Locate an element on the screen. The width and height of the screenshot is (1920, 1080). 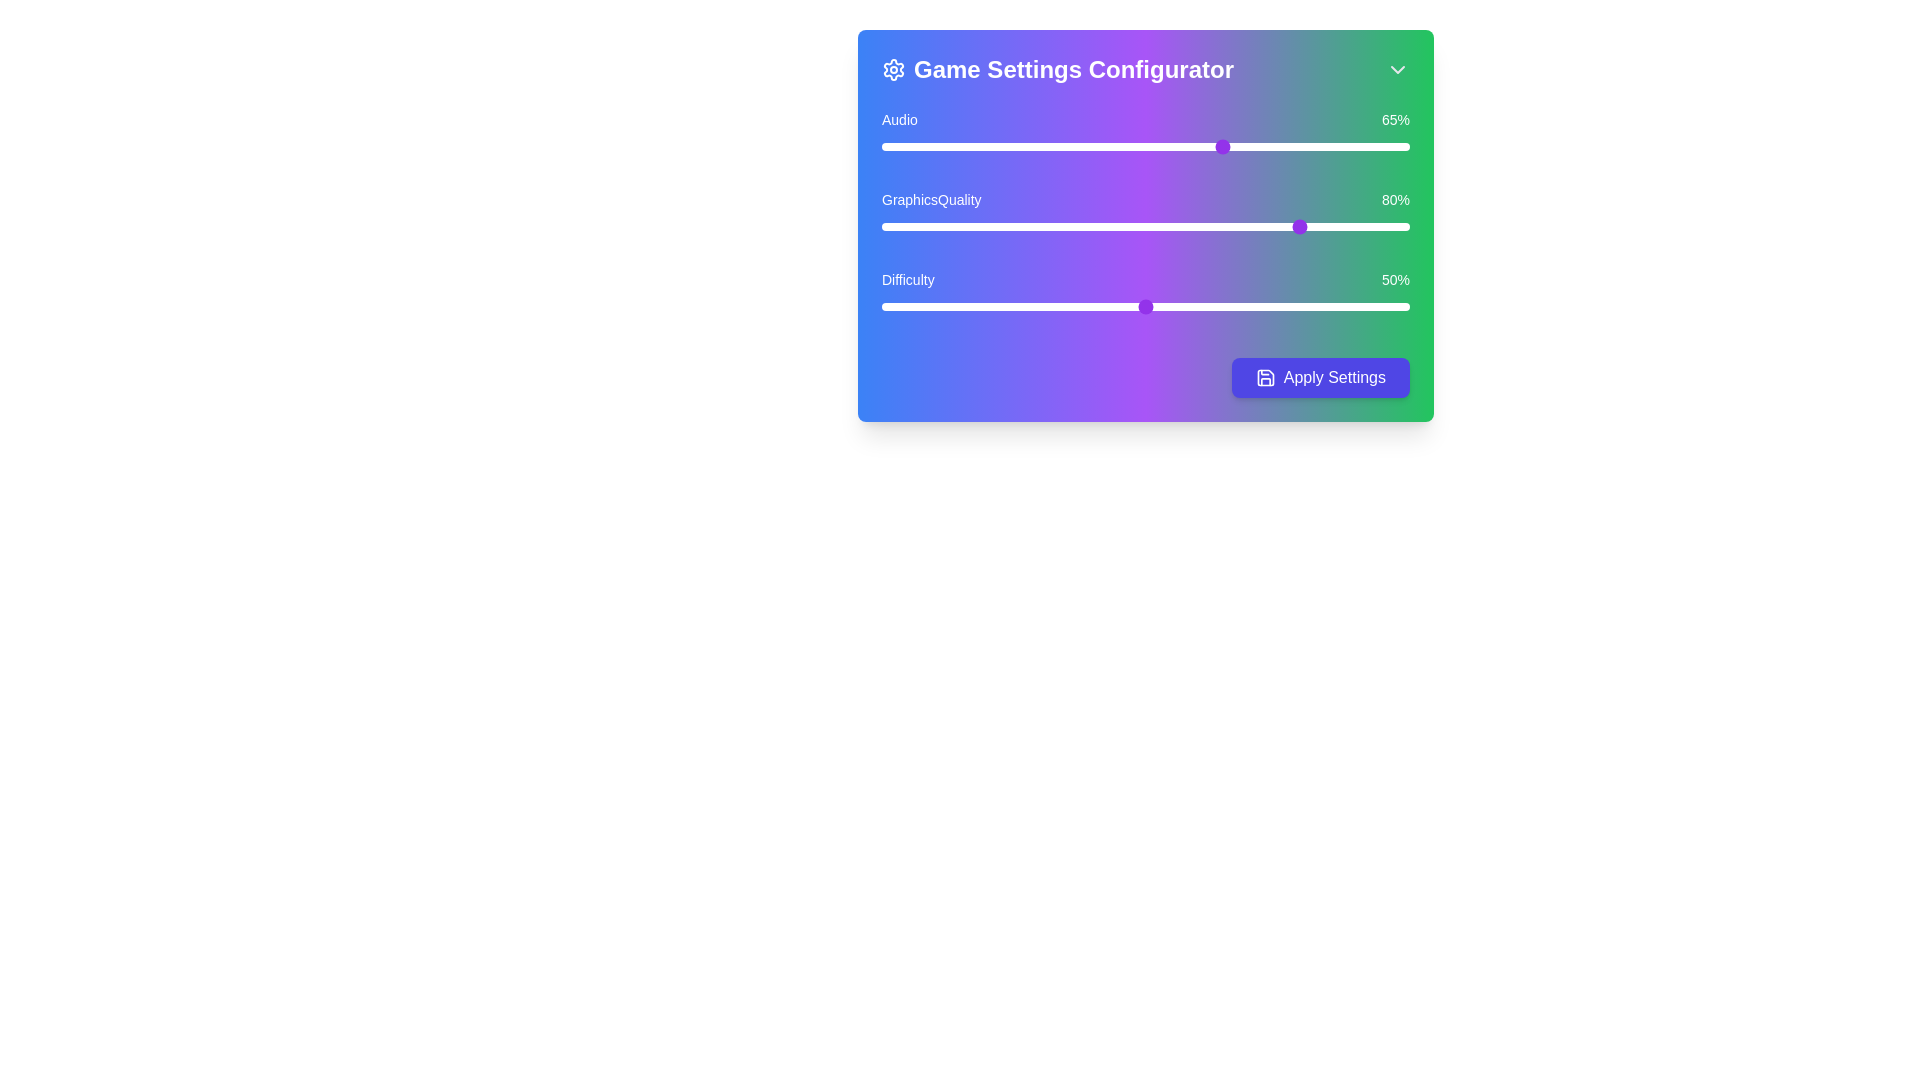
the difficulty slider is located at coordinates (1250, 307).